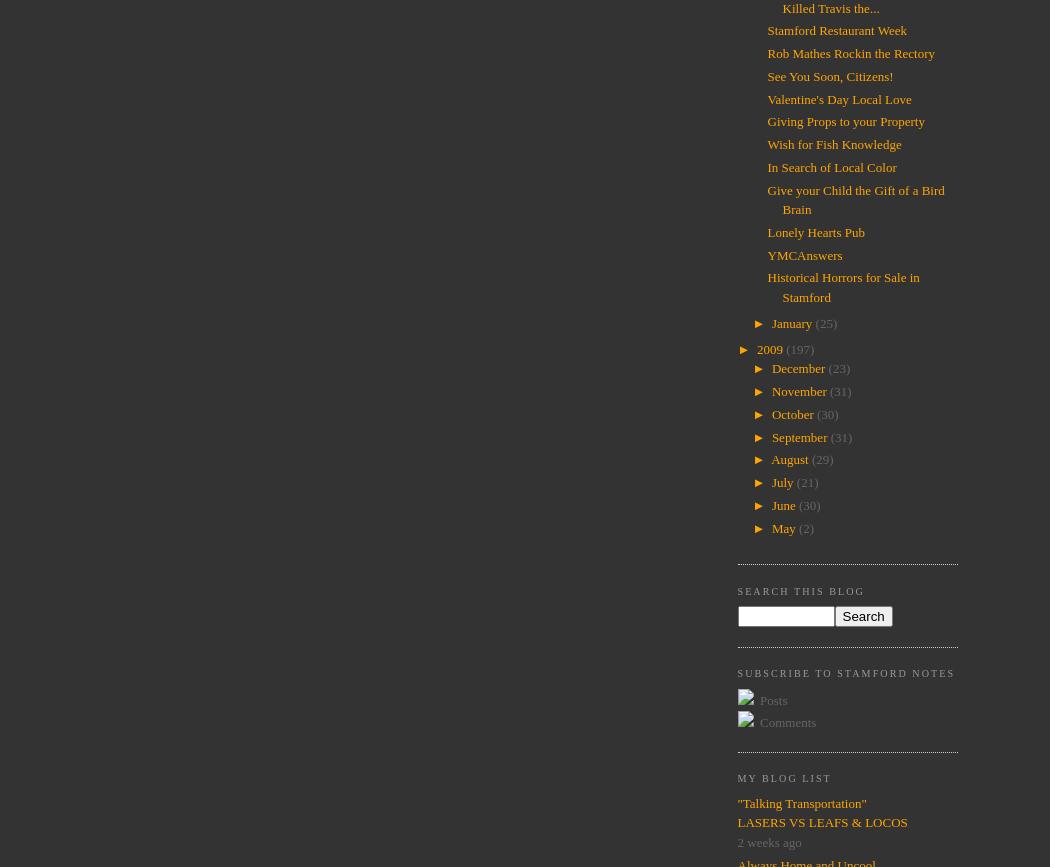 The height and width of the screenshot is (867, 1050). I want to click on '(197)', so click(798, 348).